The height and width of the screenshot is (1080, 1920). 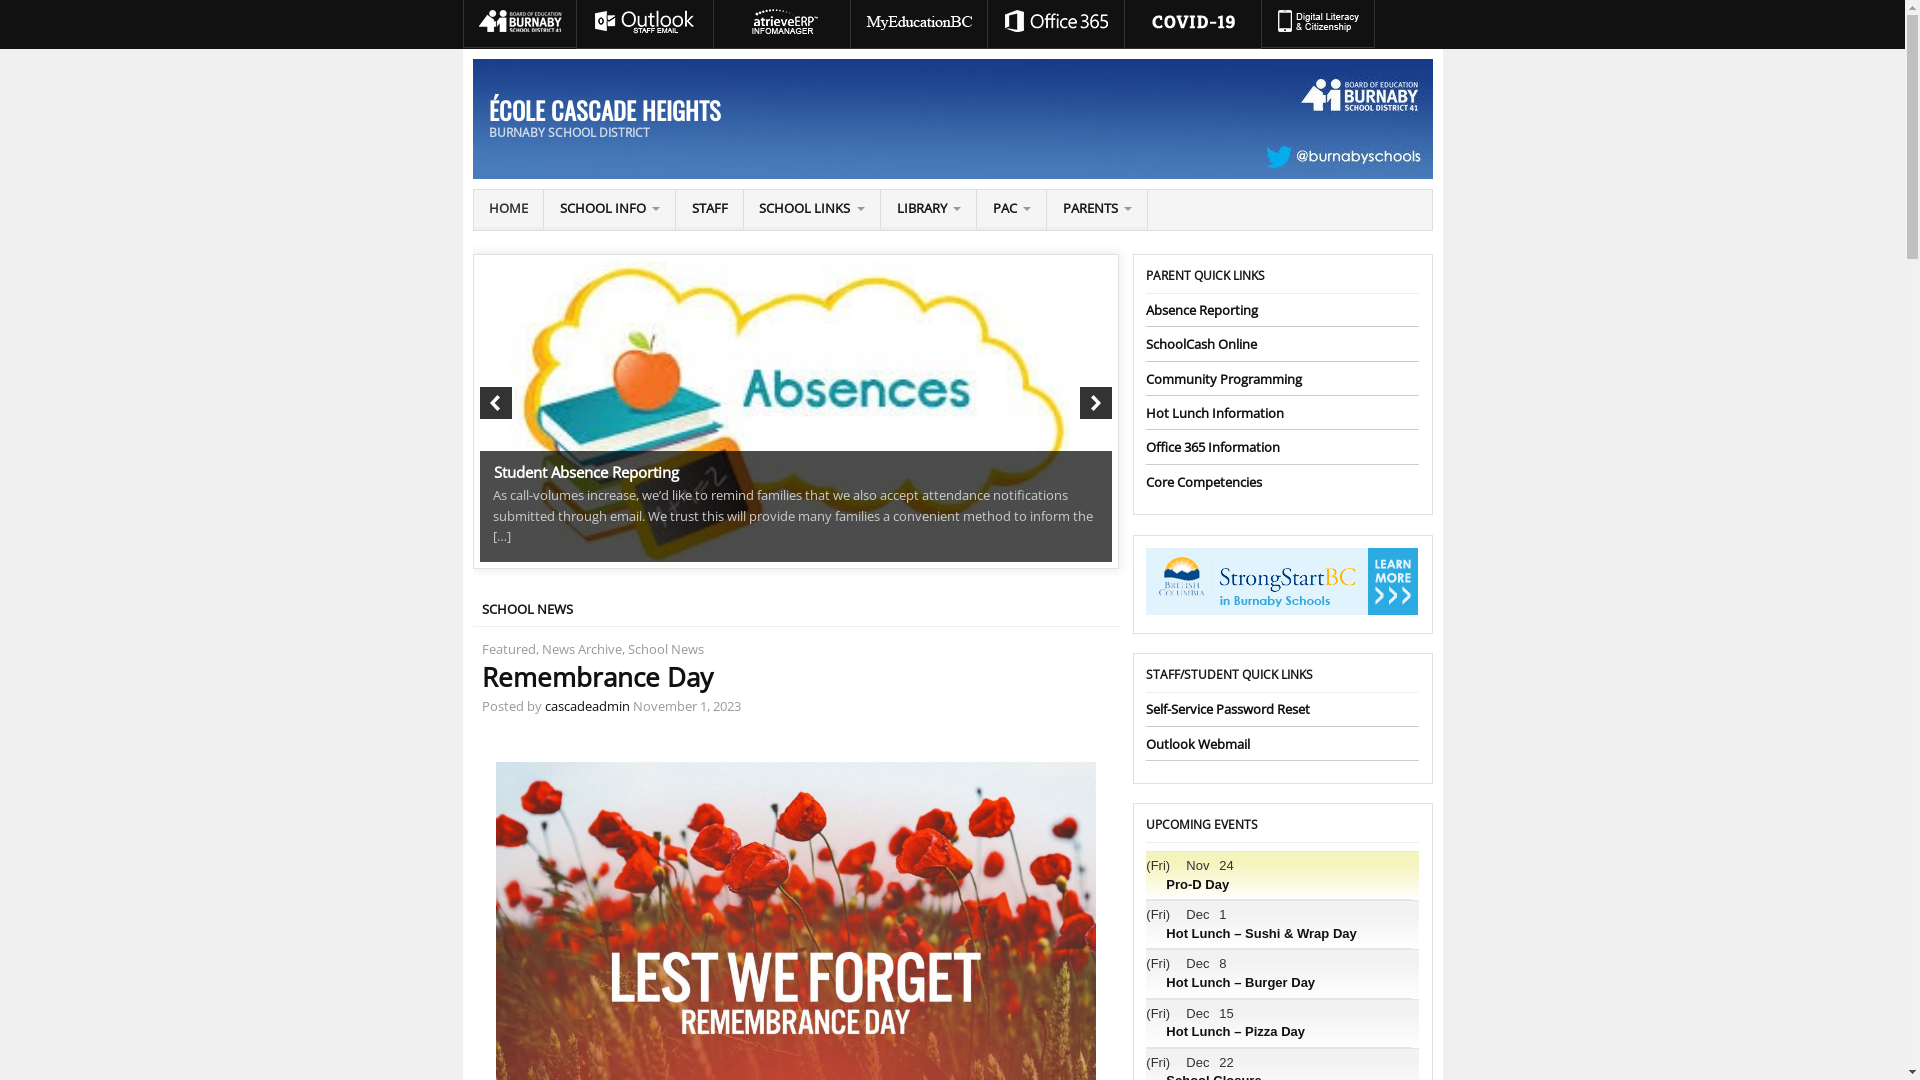 I want to click on 'Hot Lunch Information', so click(x=1146, y=411).